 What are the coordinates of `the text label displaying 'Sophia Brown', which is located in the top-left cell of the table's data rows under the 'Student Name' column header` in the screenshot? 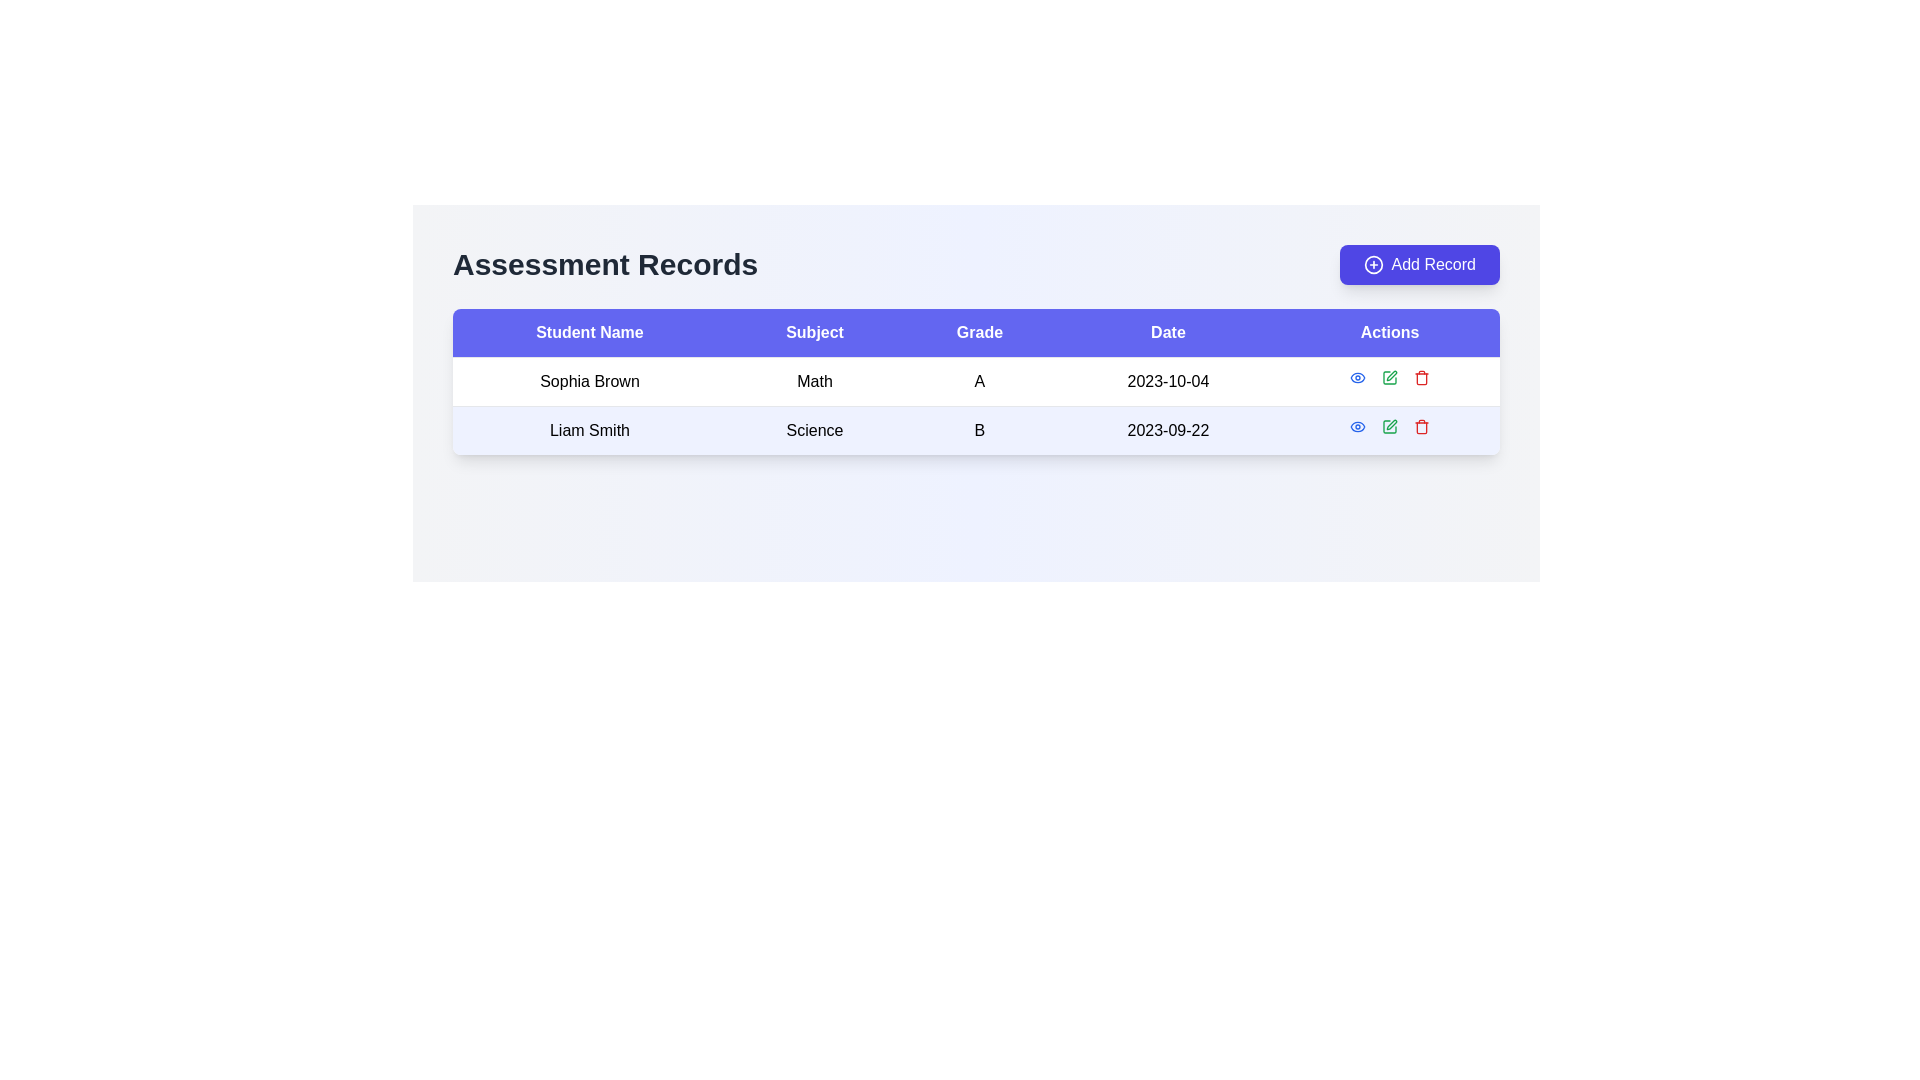 It's located at (589, 381).